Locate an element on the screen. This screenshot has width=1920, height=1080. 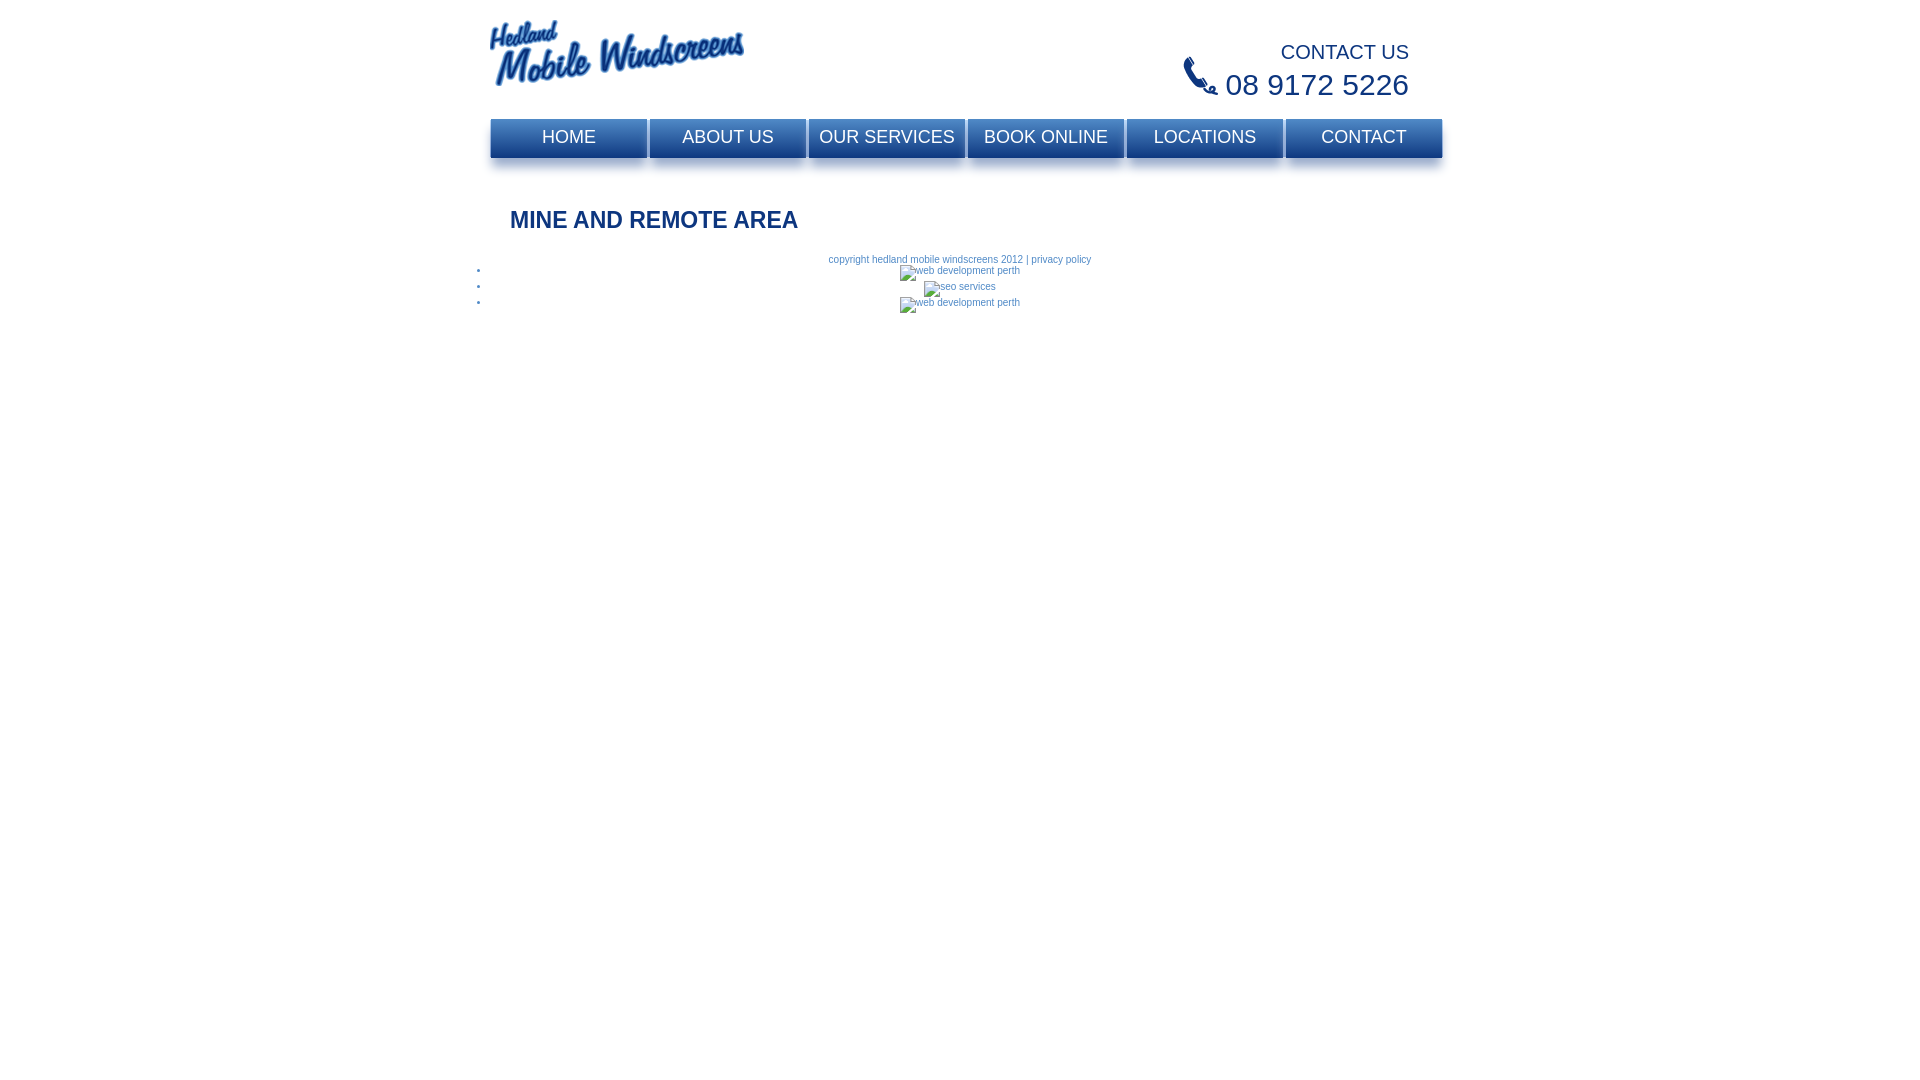
'ABOUT US' is located at coordinates (727, 137).